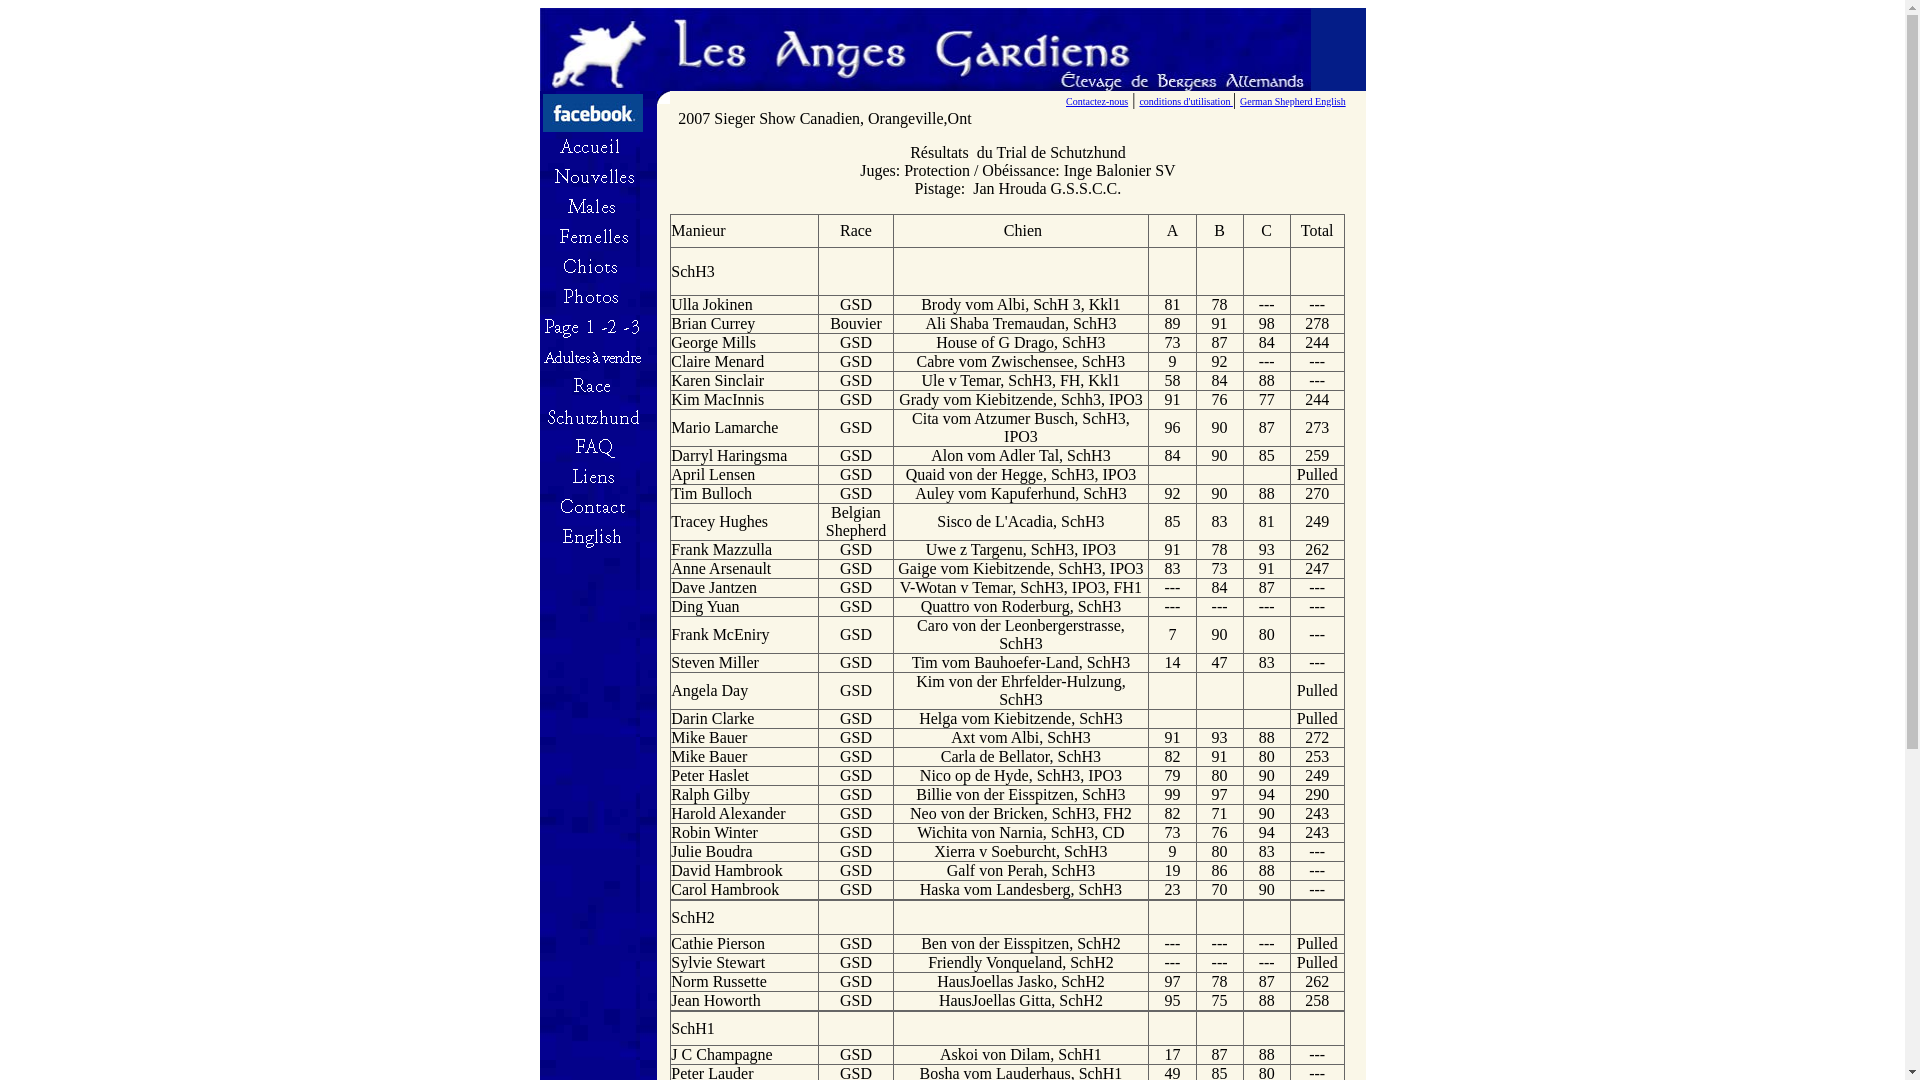 The height and width of the screenshot is (1080, 1920). Describe the element at coordinates (1185, 99) in the screenshot. I see `'conditions d'utilisation'` at that location.